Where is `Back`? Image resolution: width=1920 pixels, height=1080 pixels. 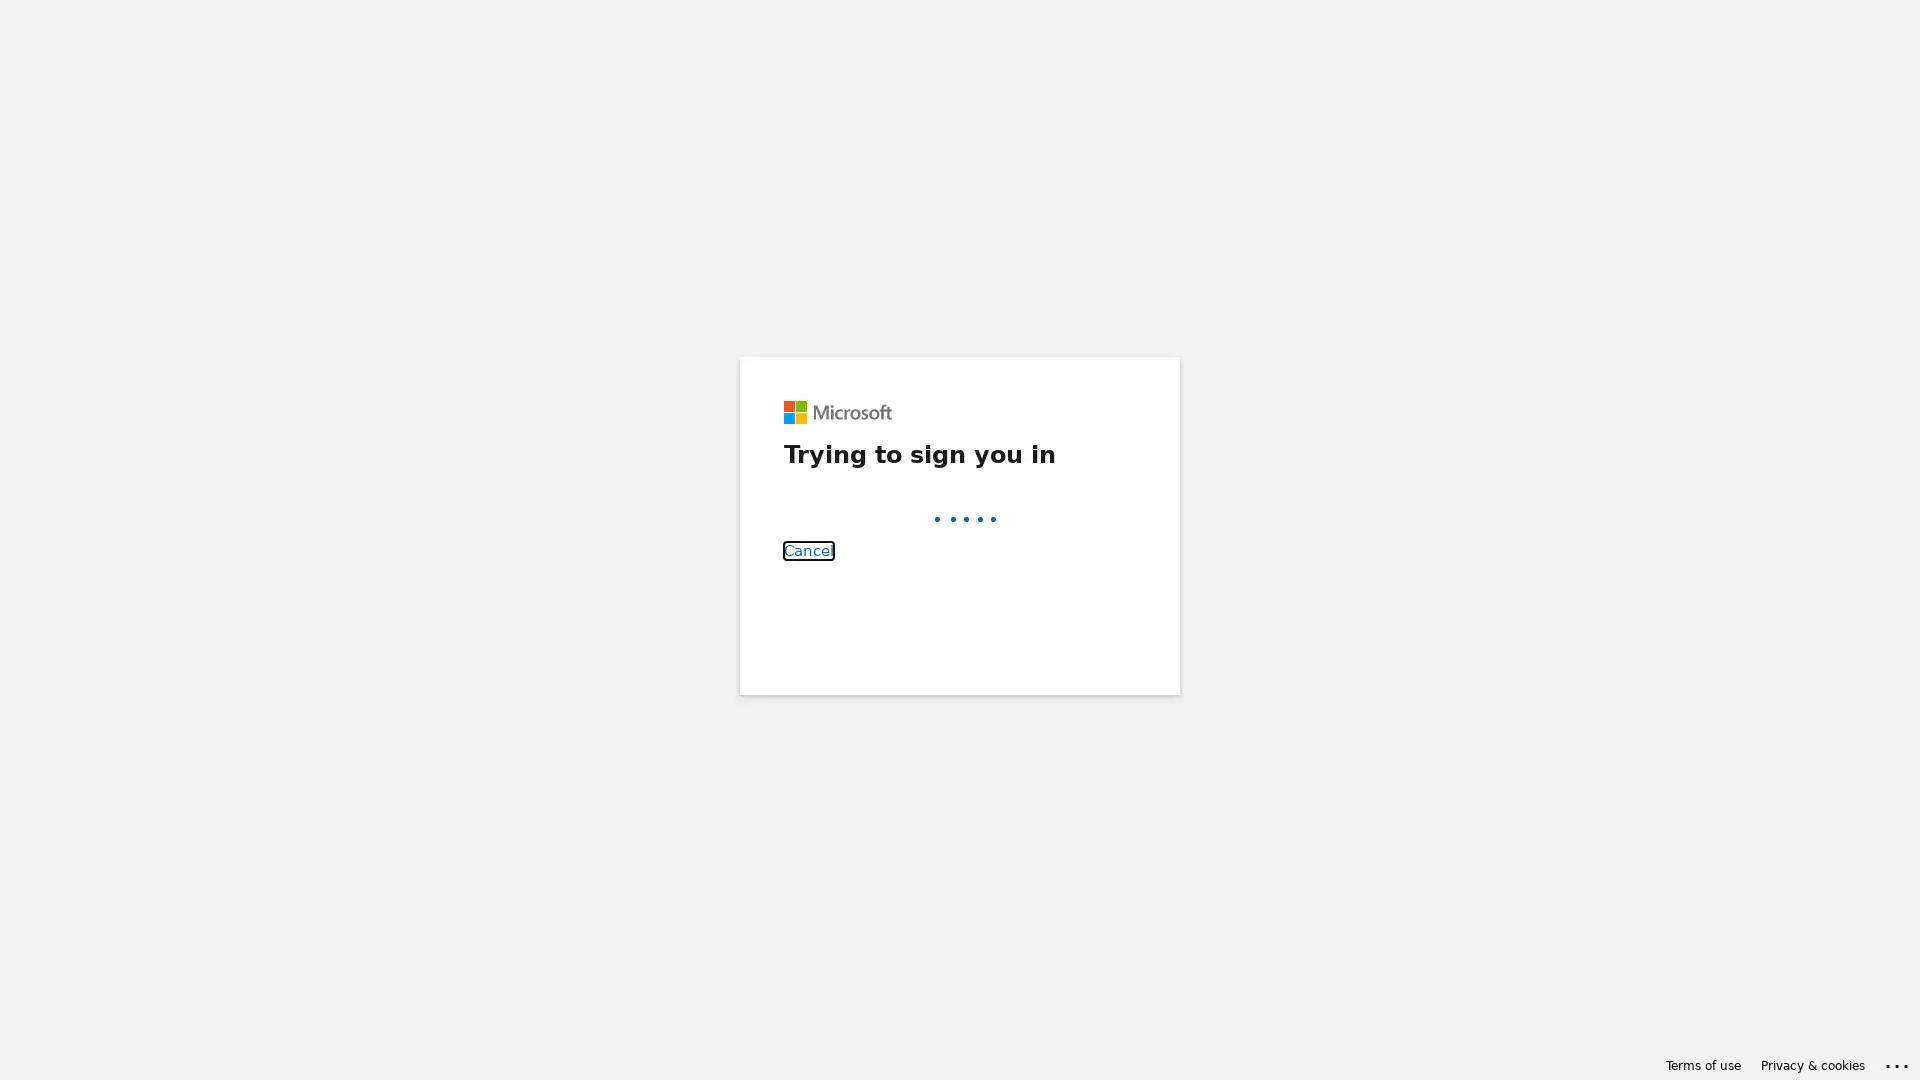
Back is located at coordinates (969, 596).